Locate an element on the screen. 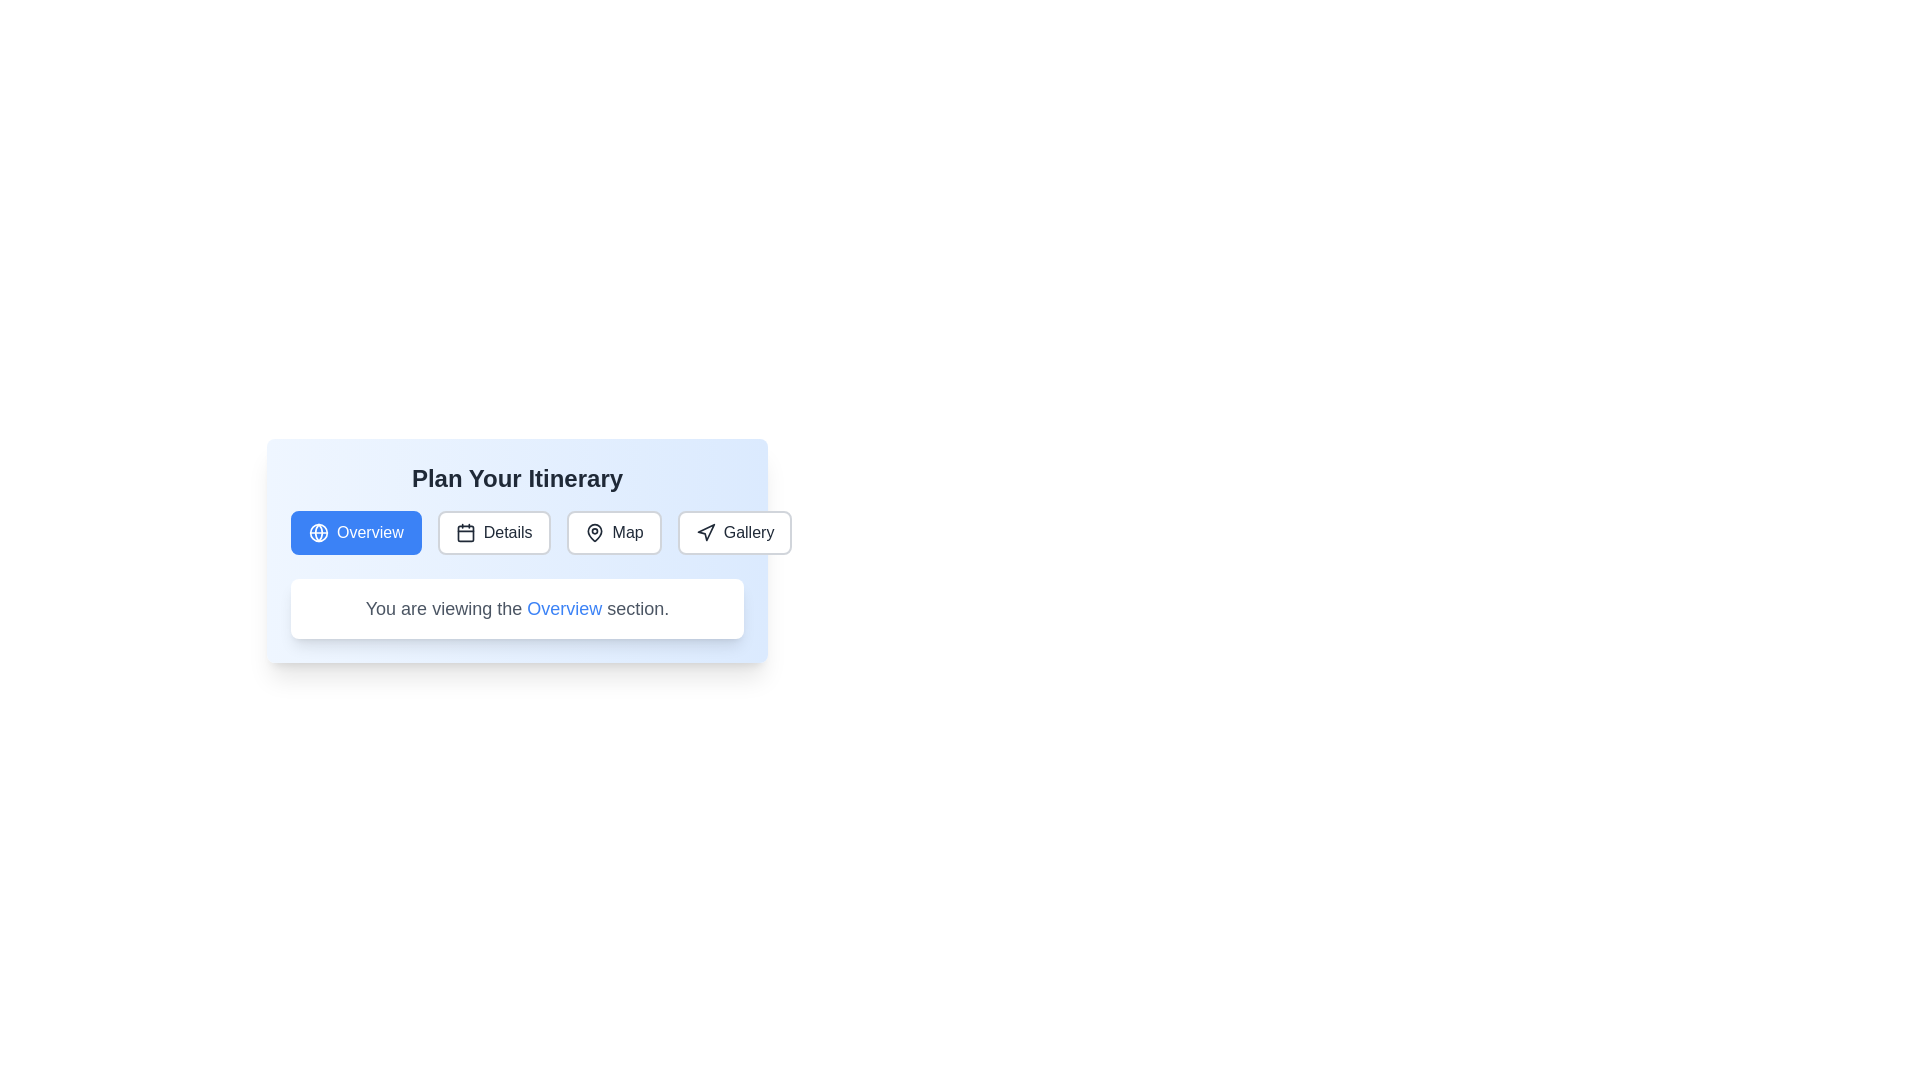 This screenshot has width=1920, height=1080. the circular element with a blue outline that is centrally located within the globe icon, which is to the left of the 'Overview' button in the top navigation bar is located at coordinates (317, 531).